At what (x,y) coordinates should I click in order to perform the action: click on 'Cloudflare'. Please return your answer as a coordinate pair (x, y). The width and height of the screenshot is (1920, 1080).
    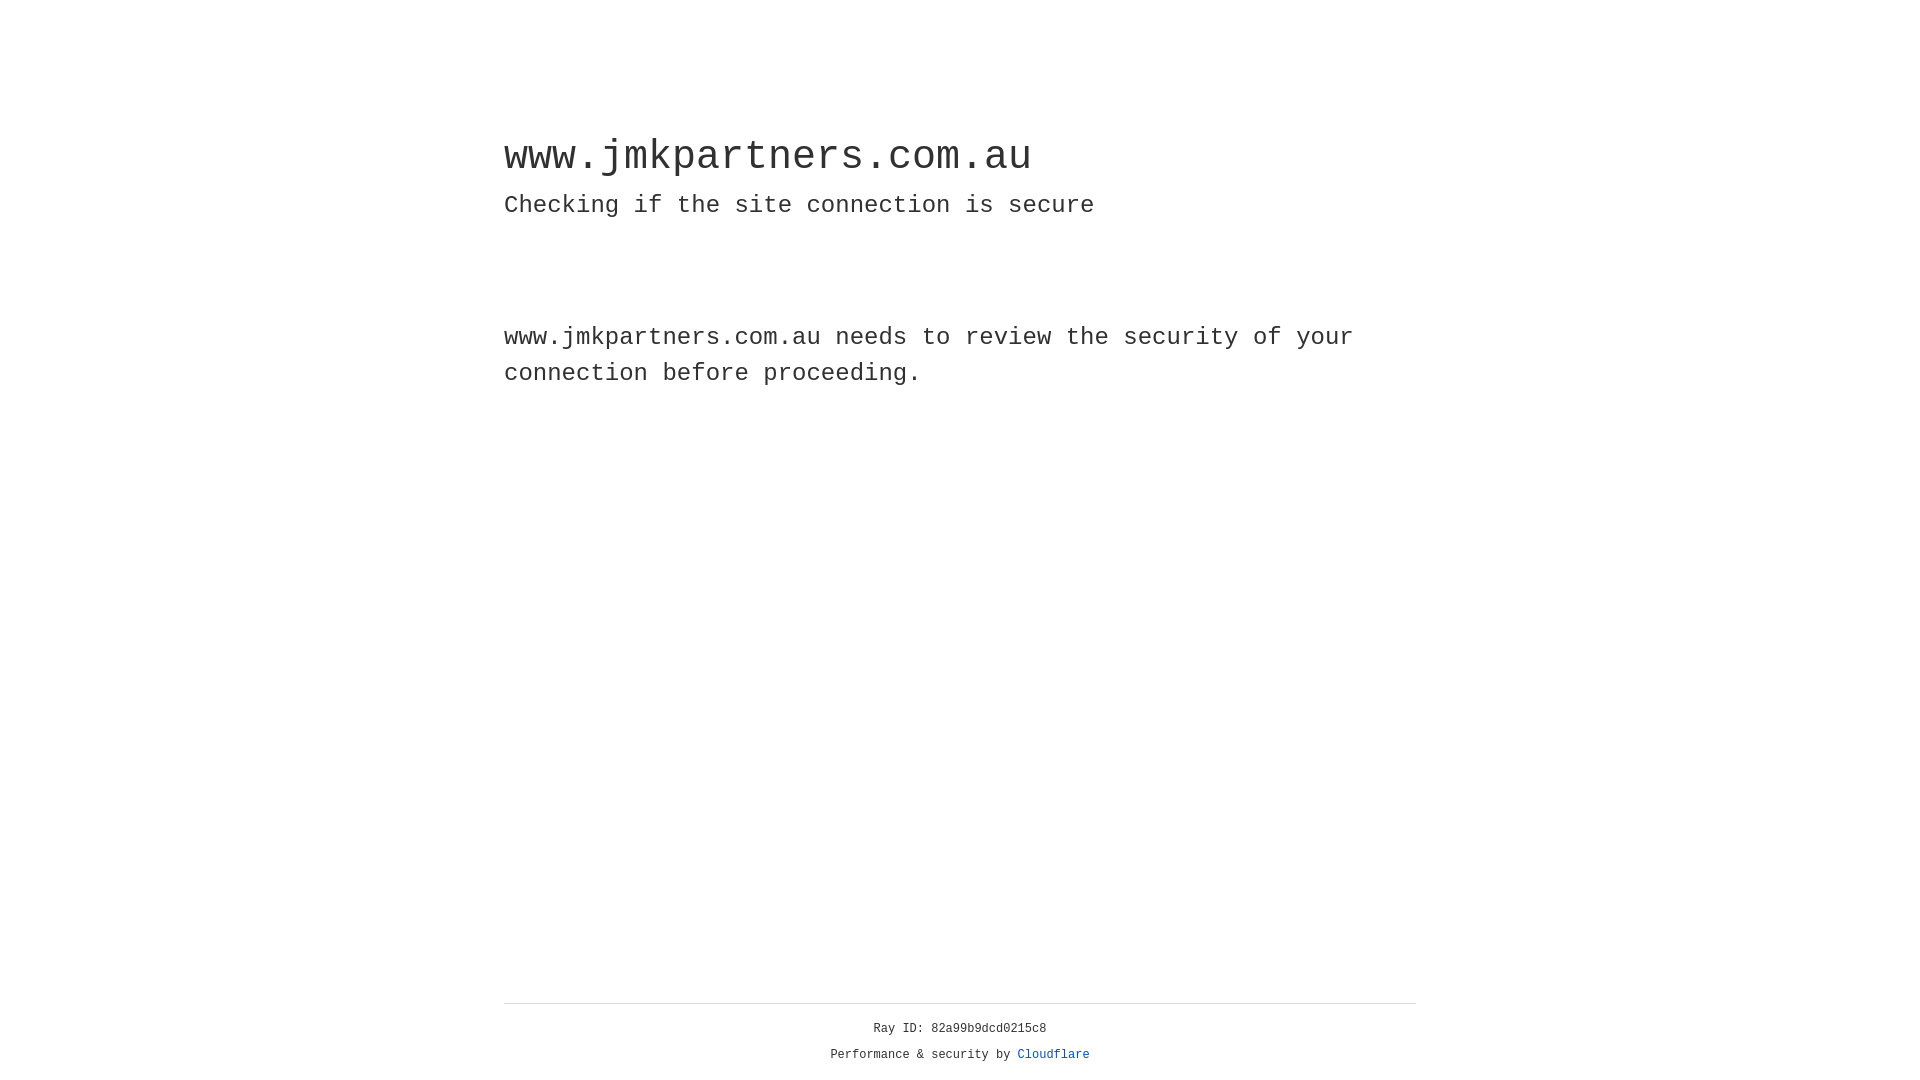
    Looking at the image, I should click on (1017, 1054).